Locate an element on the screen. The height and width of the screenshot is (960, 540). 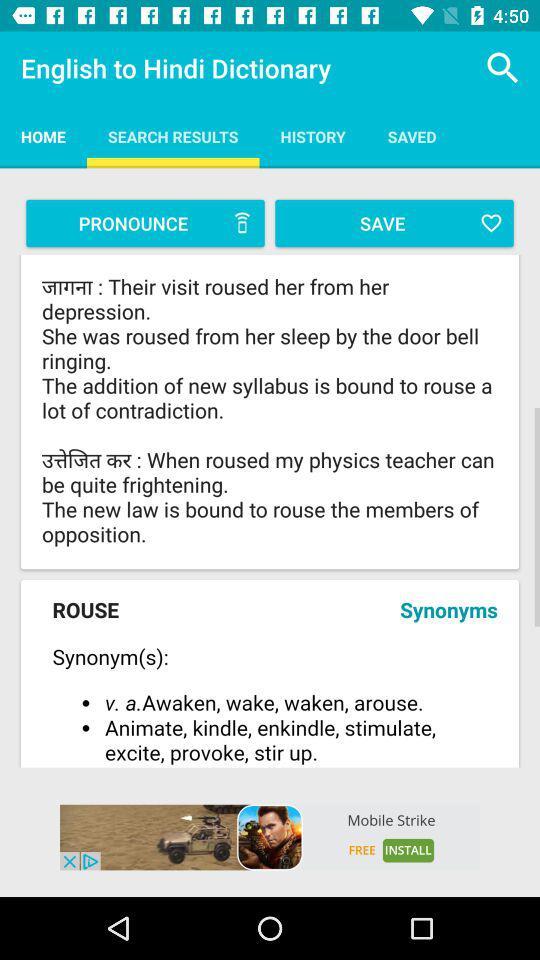
opens advertisement is located at coordinates (270, 837).